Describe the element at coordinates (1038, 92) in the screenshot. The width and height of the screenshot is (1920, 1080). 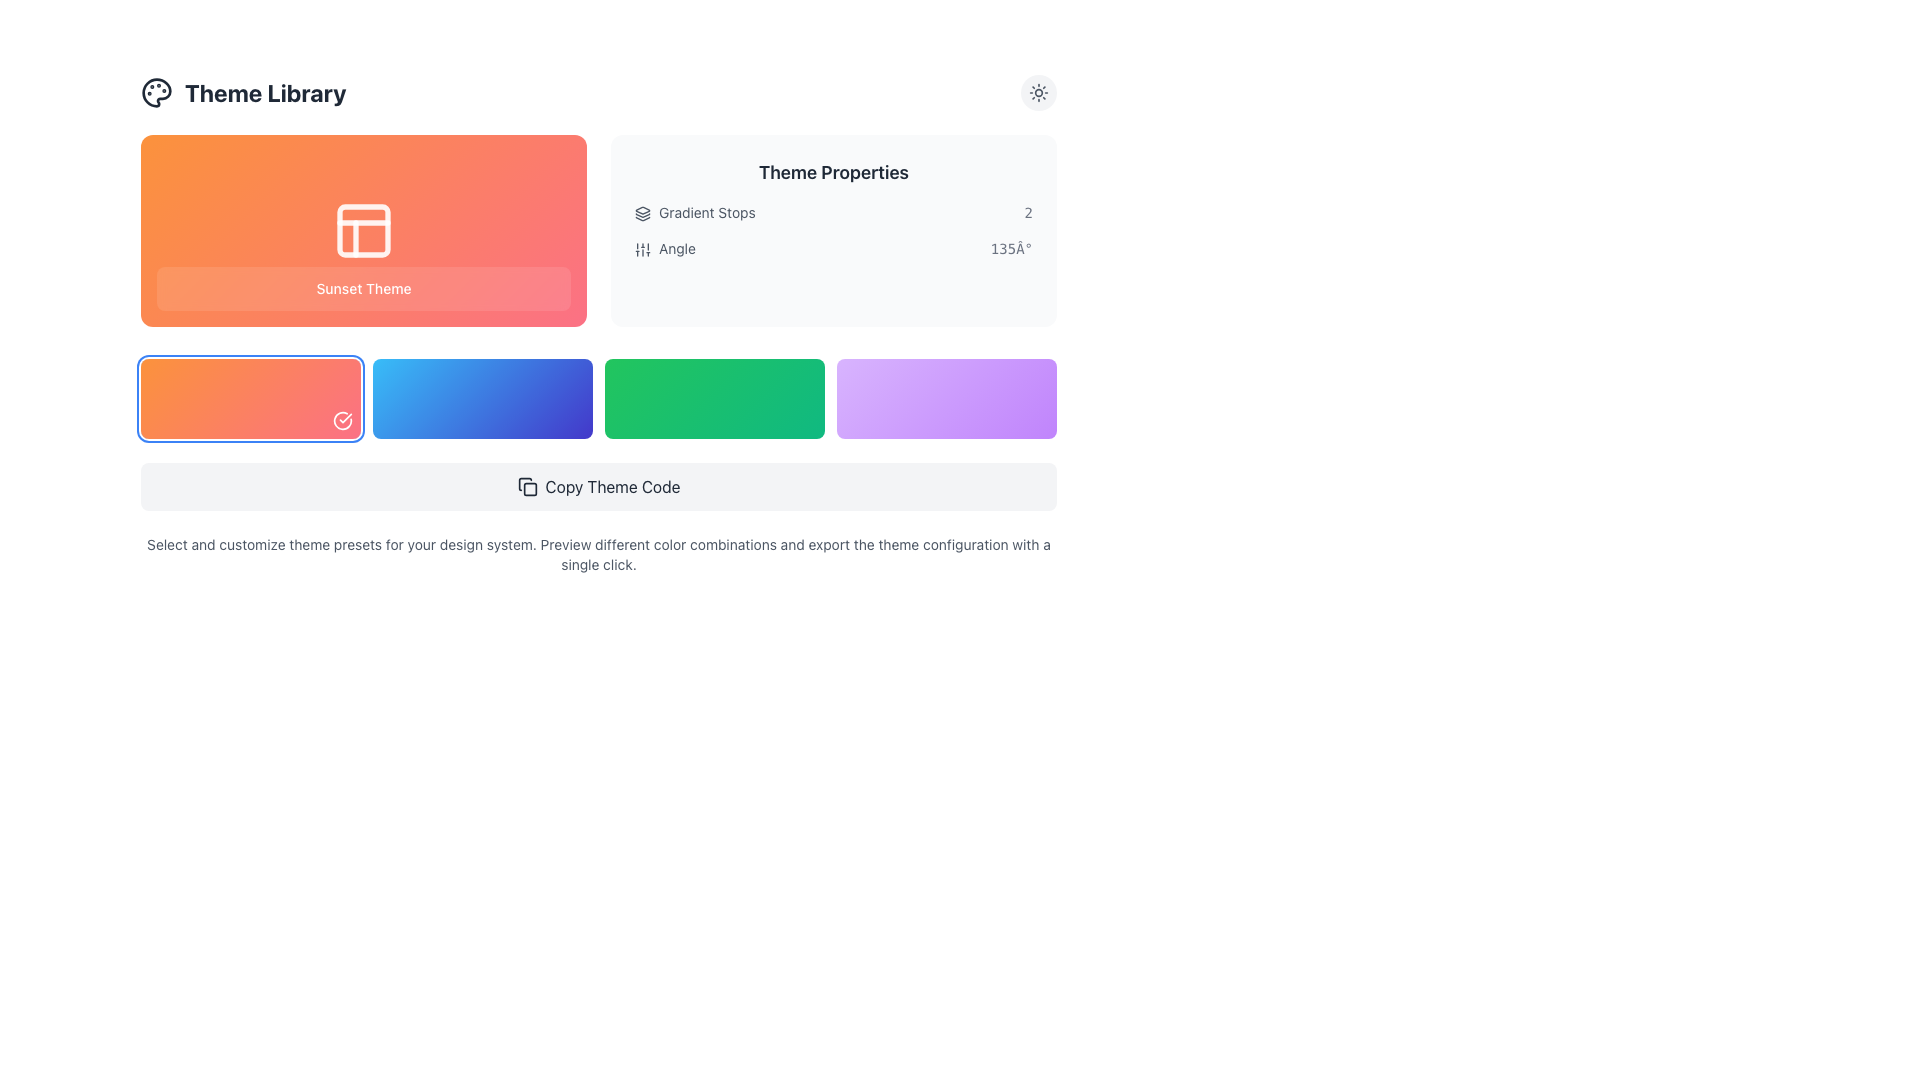
I see `the button with a sun icon located at the top-right corner of the interface` at that location.